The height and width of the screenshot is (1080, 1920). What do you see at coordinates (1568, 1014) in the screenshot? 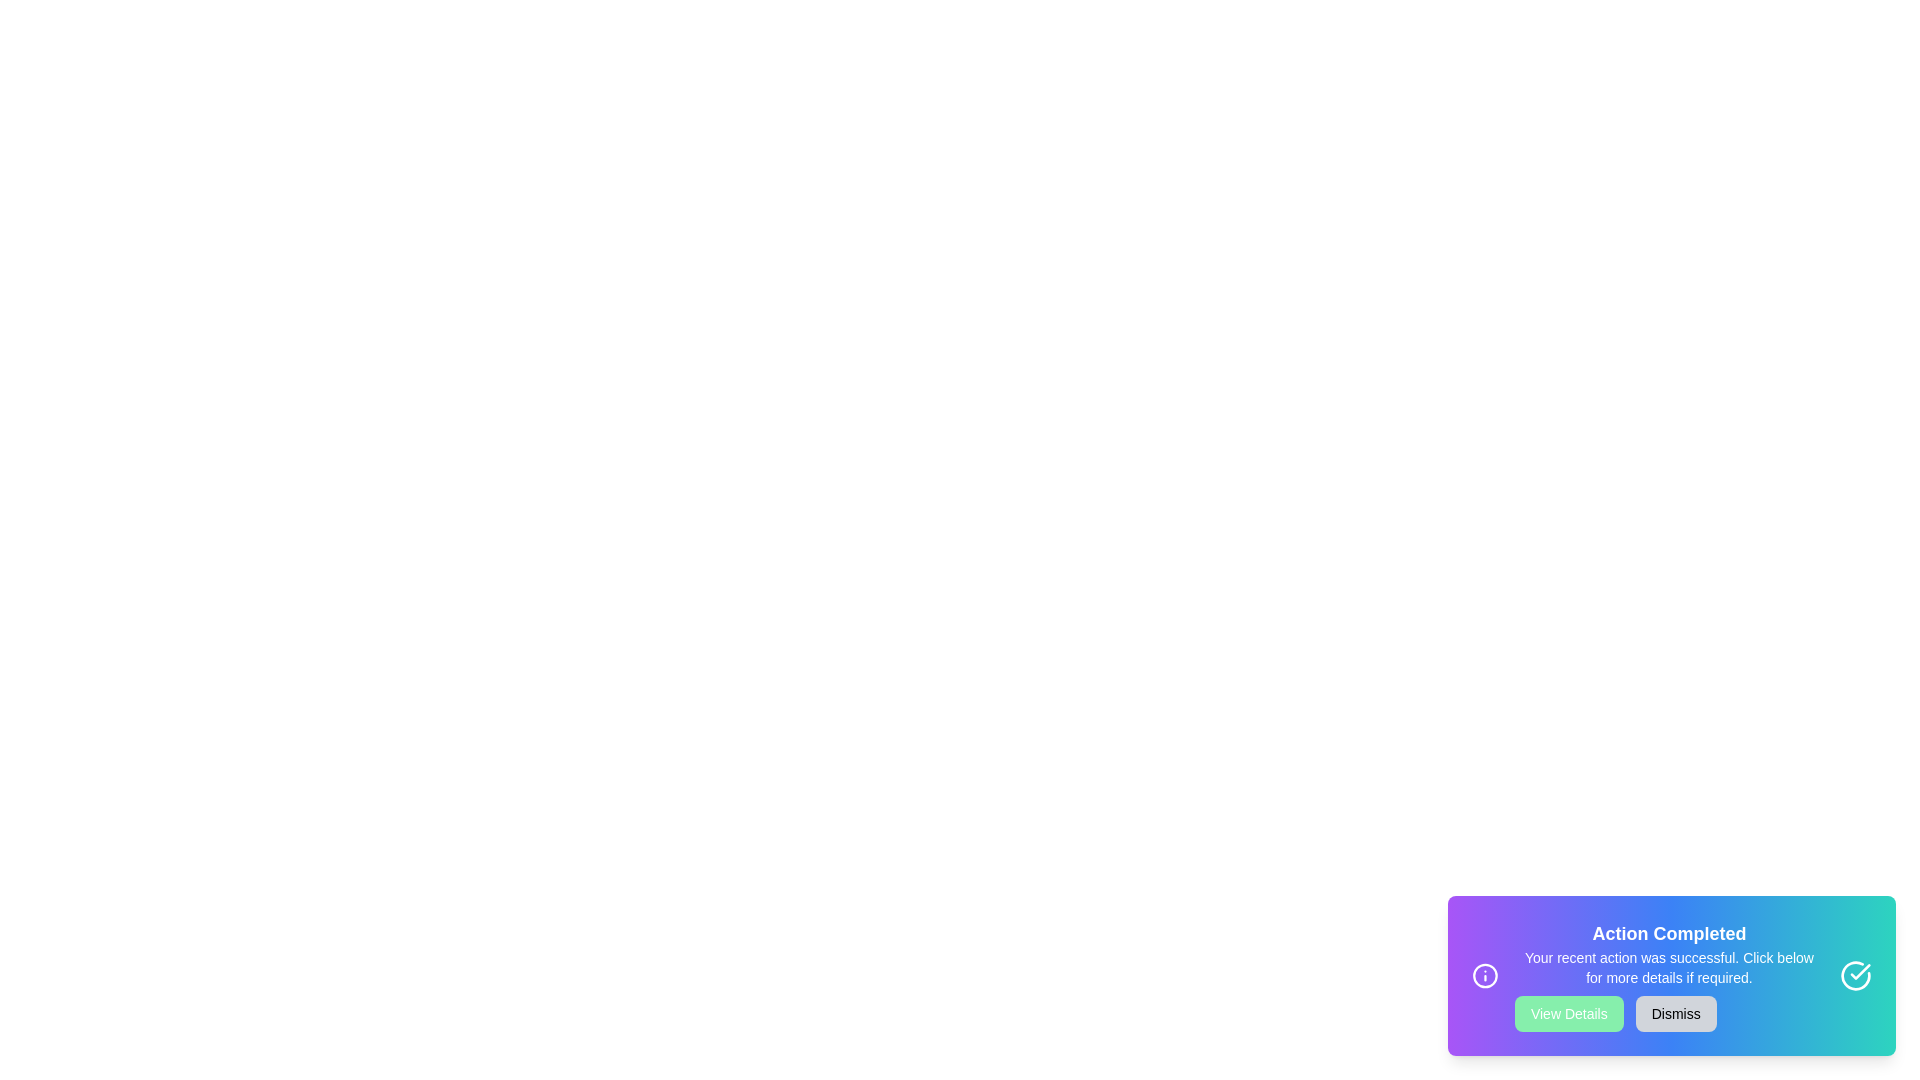
I see `the 'View Details' button to trigger the alert` at bounding box center [1568, 1014].